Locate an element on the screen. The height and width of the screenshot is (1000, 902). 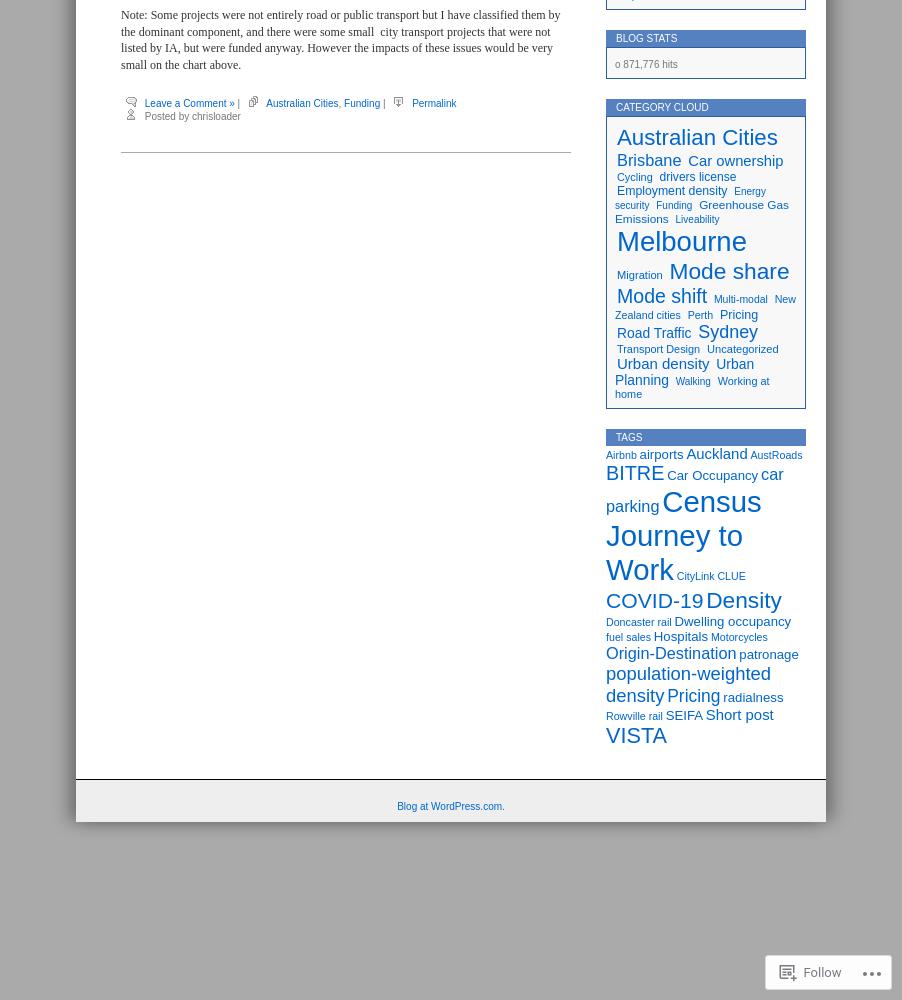
'Census Journey to Work' is located at coordinates (604, 535).